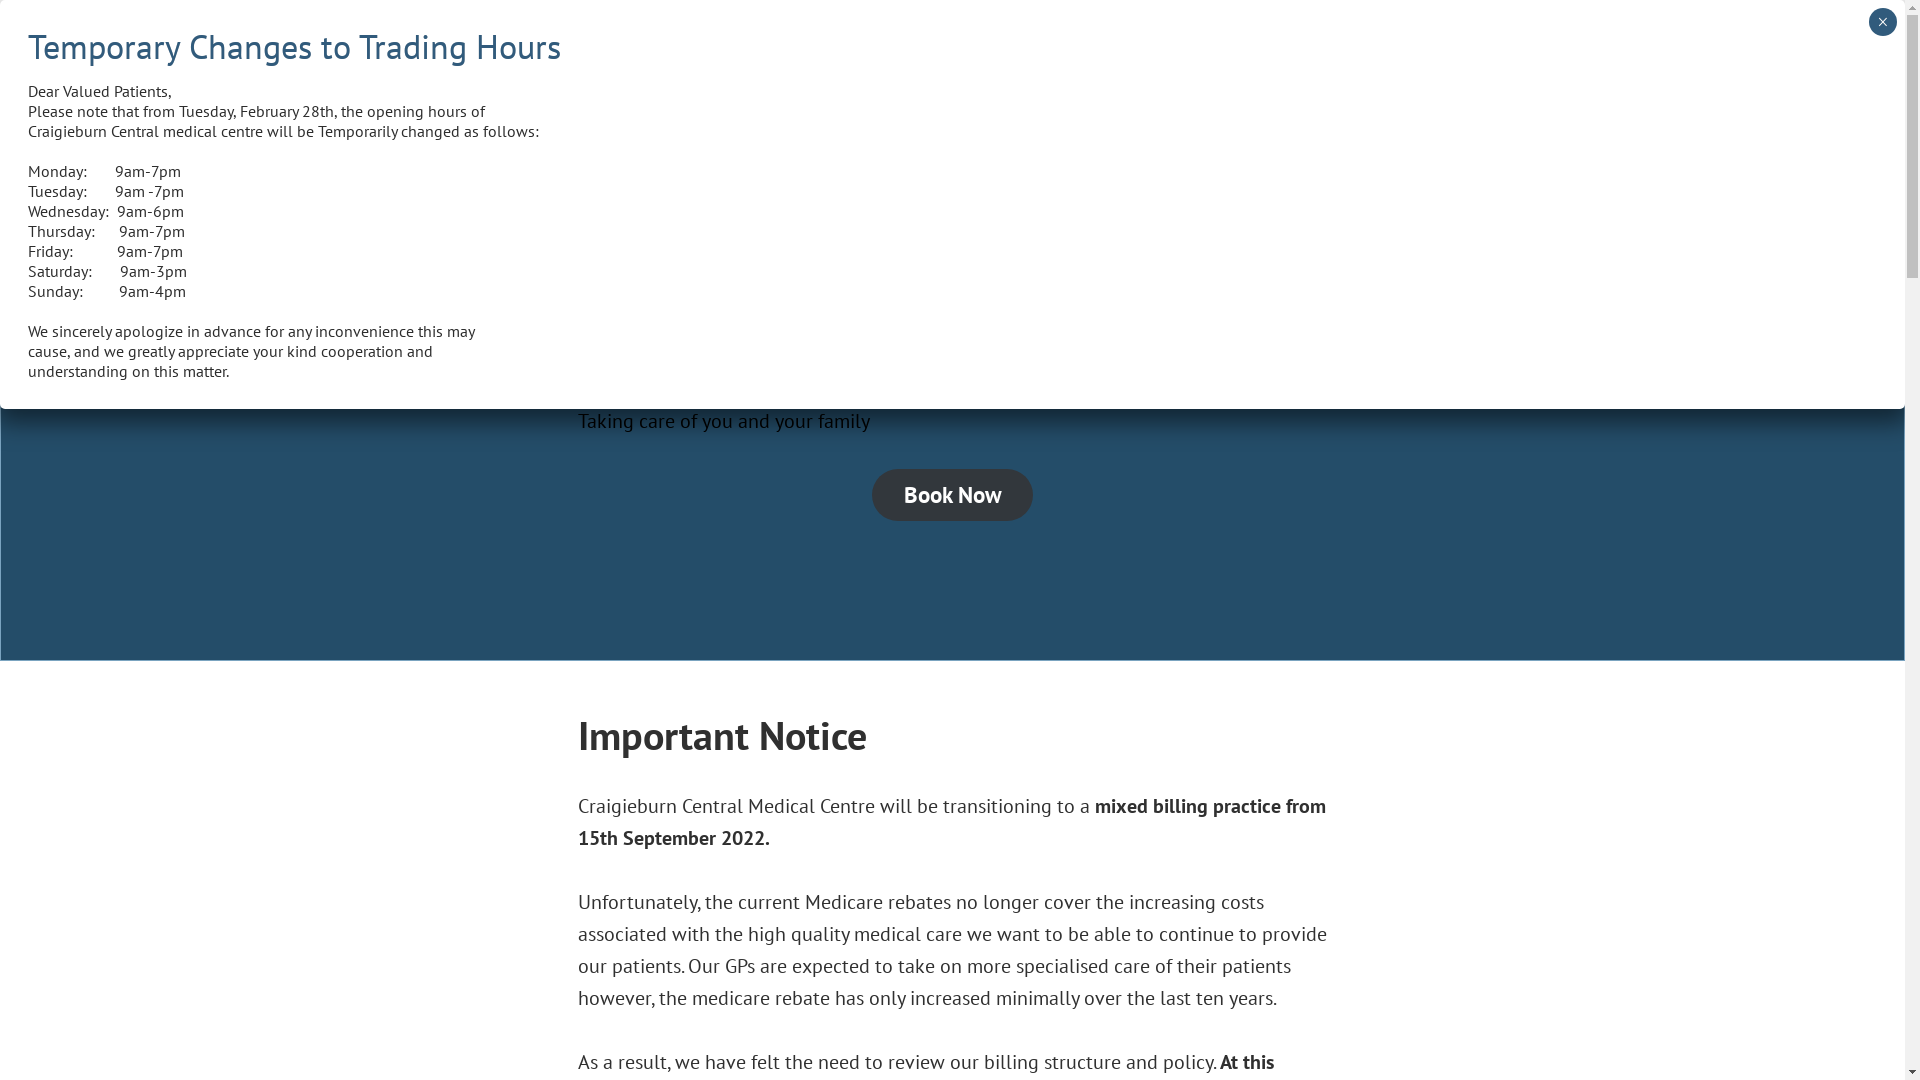  Describe the element at coordinates (952, 494) in the screenshot. I see `'Book Now'` at that location.